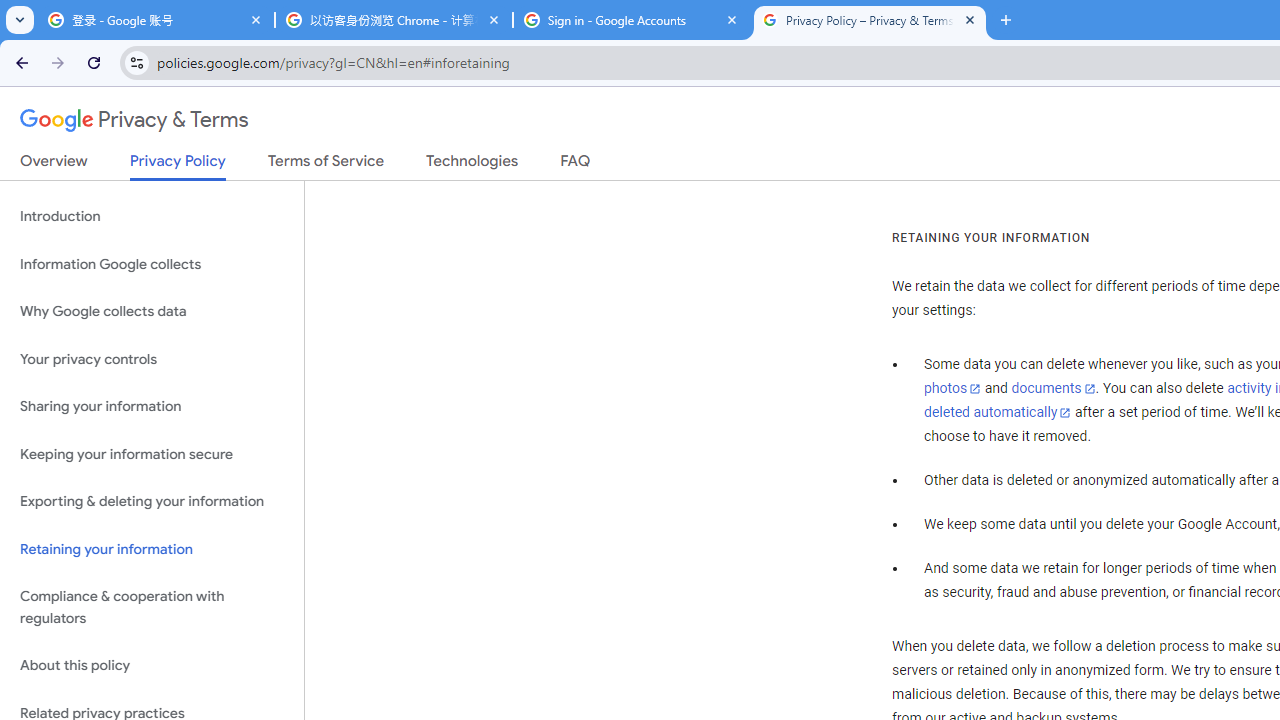  Describe the element at coordinates (151, 607) in the screenshot. I see `'Compliance & cooperation with regulators'` at that location.